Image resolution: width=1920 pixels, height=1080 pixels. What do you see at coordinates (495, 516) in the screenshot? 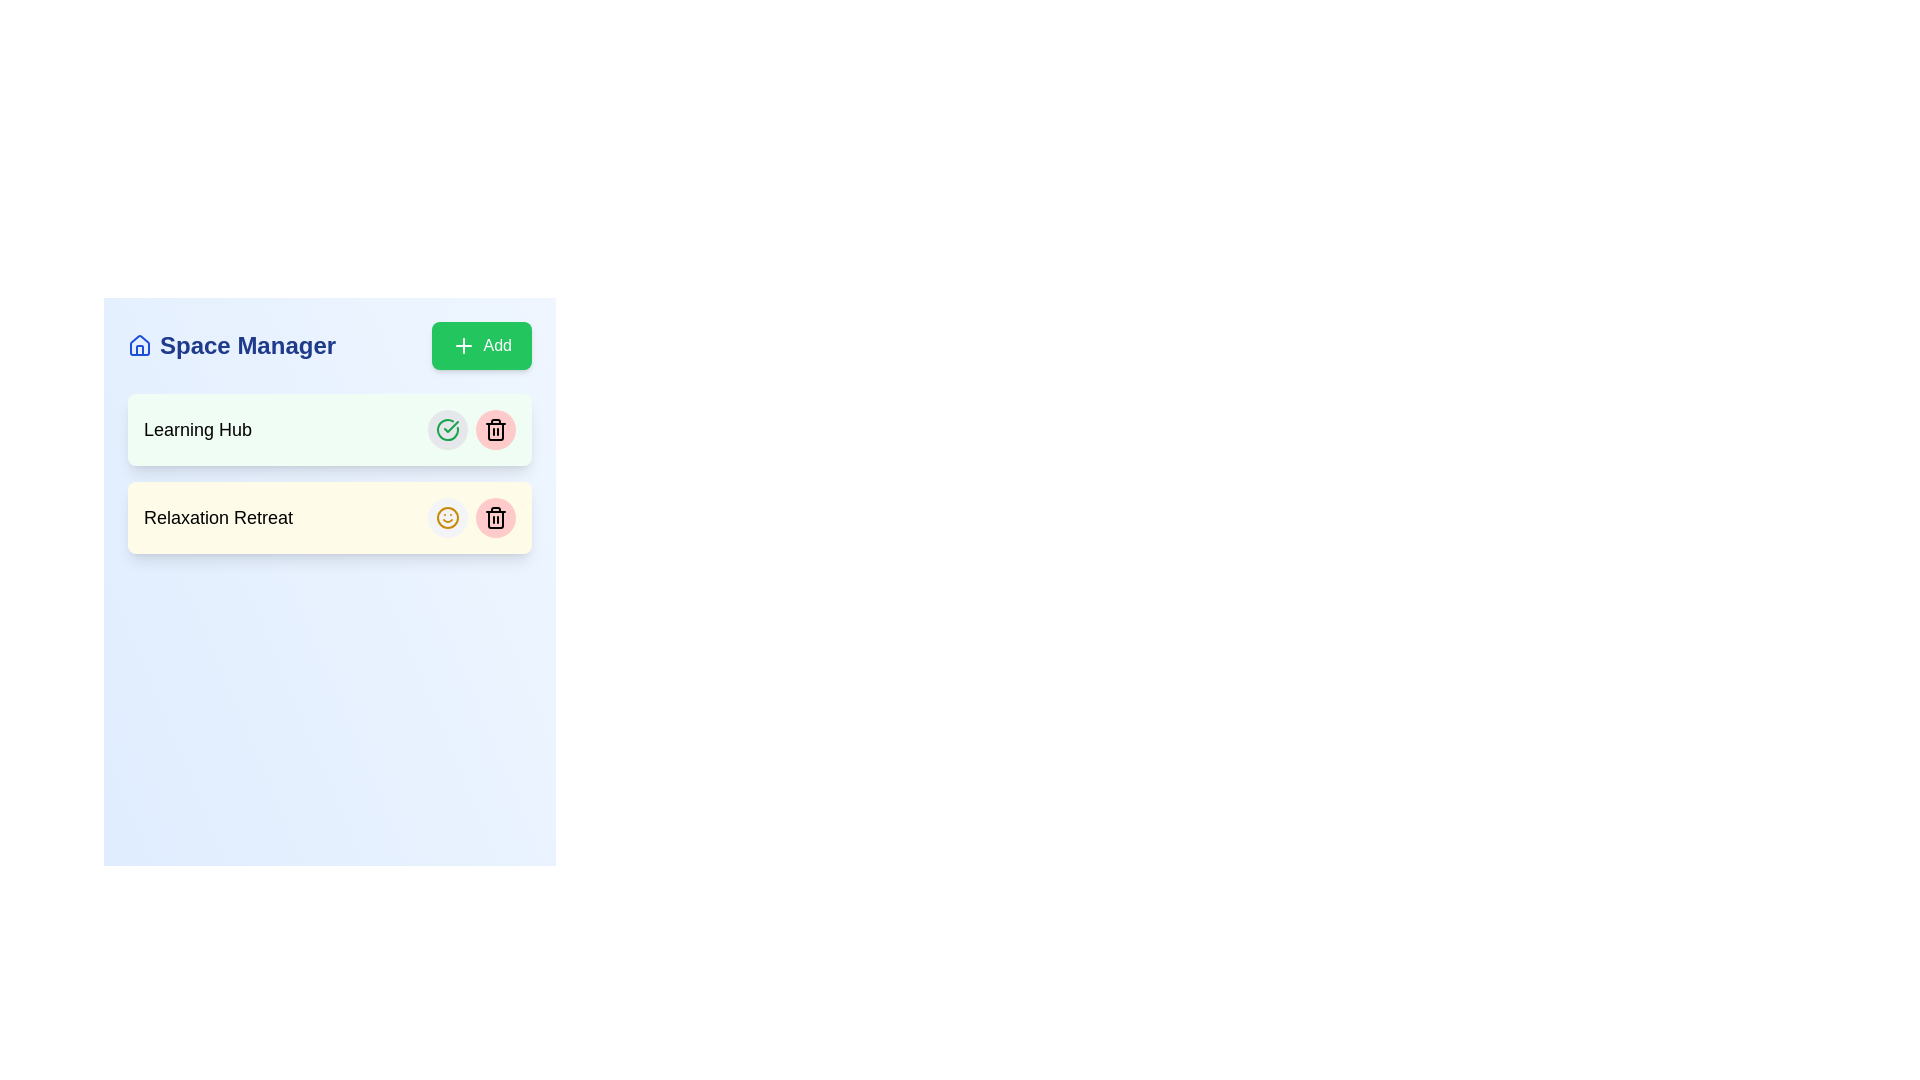
I see `the delete button for the 'Relaxation Retreat' entry, located in the second row of the list, to the far right next to the smiley face icon to observe its hover effects` at bounding box center [495, 516].